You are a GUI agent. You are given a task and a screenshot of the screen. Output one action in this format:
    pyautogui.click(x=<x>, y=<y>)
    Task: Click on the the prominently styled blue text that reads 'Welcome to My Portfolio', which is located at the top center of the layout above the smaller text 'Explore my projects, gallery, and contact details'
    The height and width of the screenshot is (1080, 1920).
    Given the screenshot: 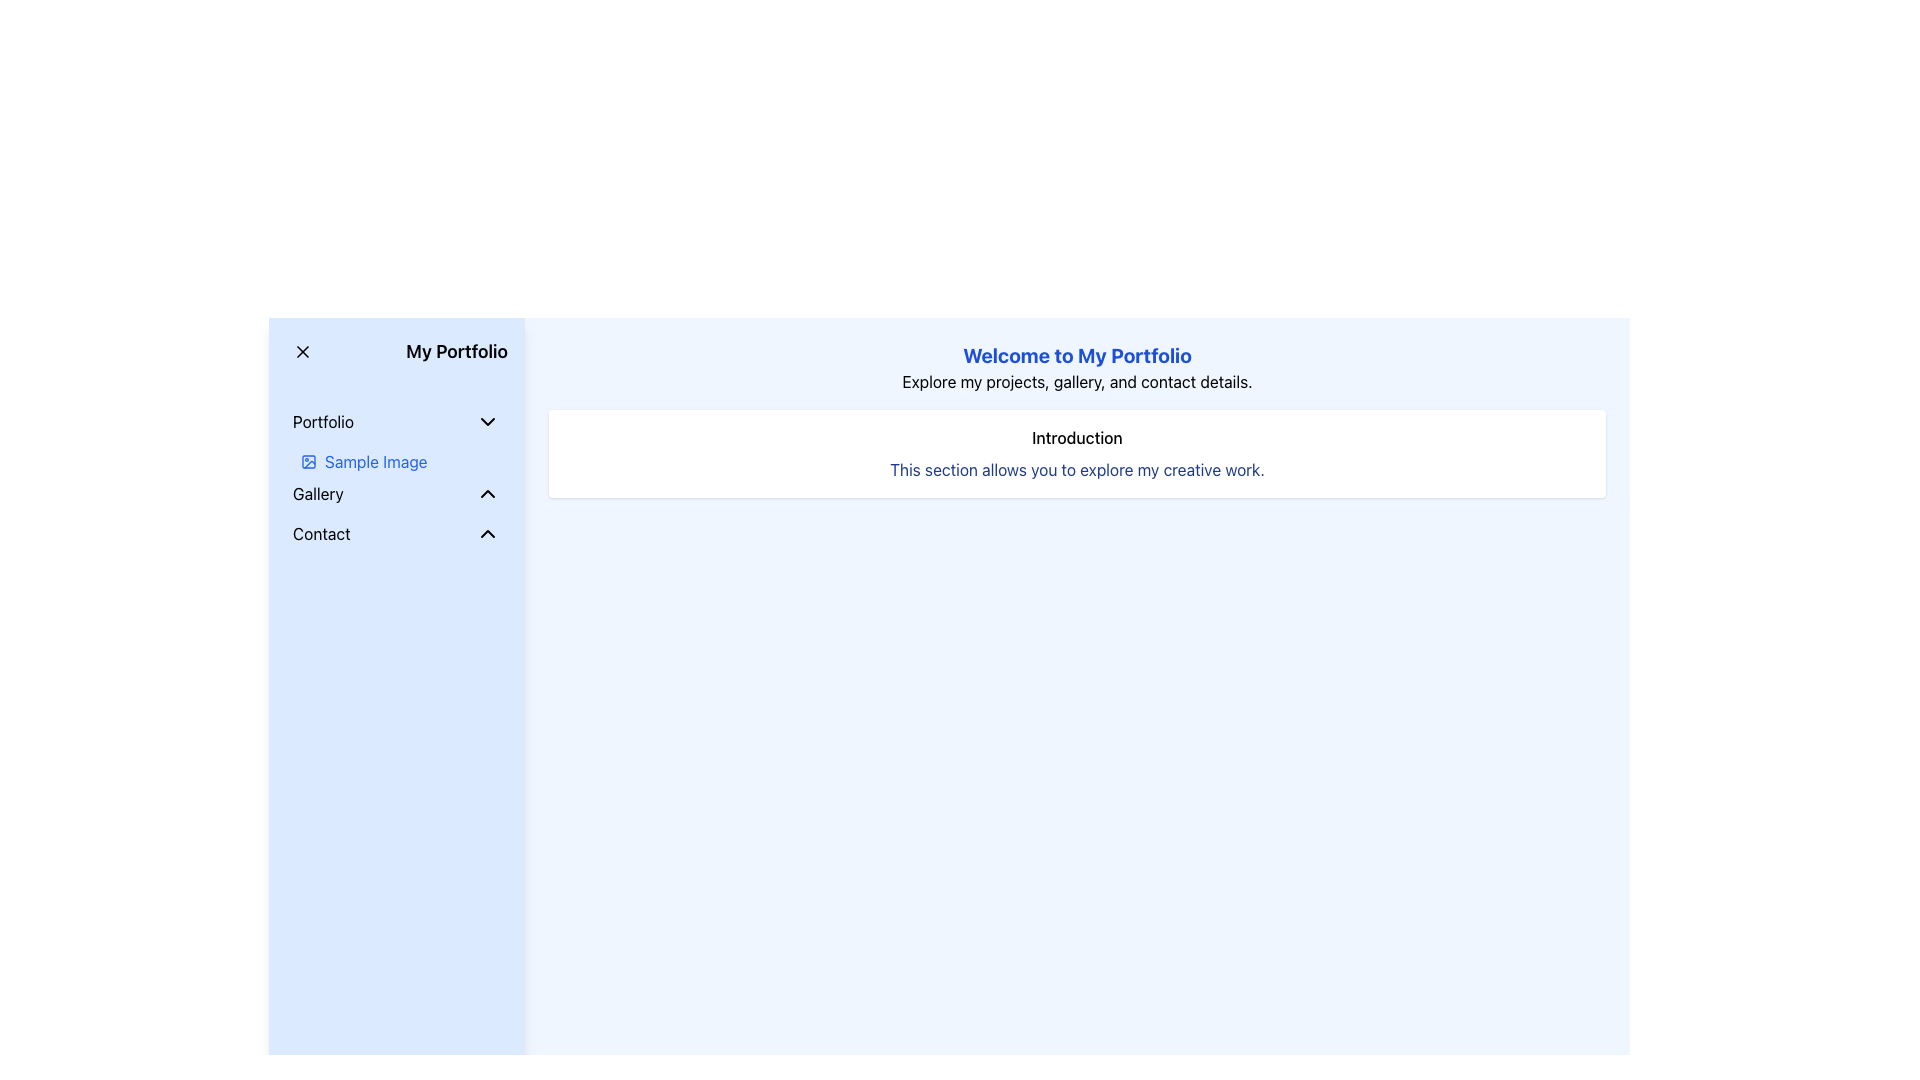 What is the action you would take?
    pyautogui.click(x=1076, y=354)
    